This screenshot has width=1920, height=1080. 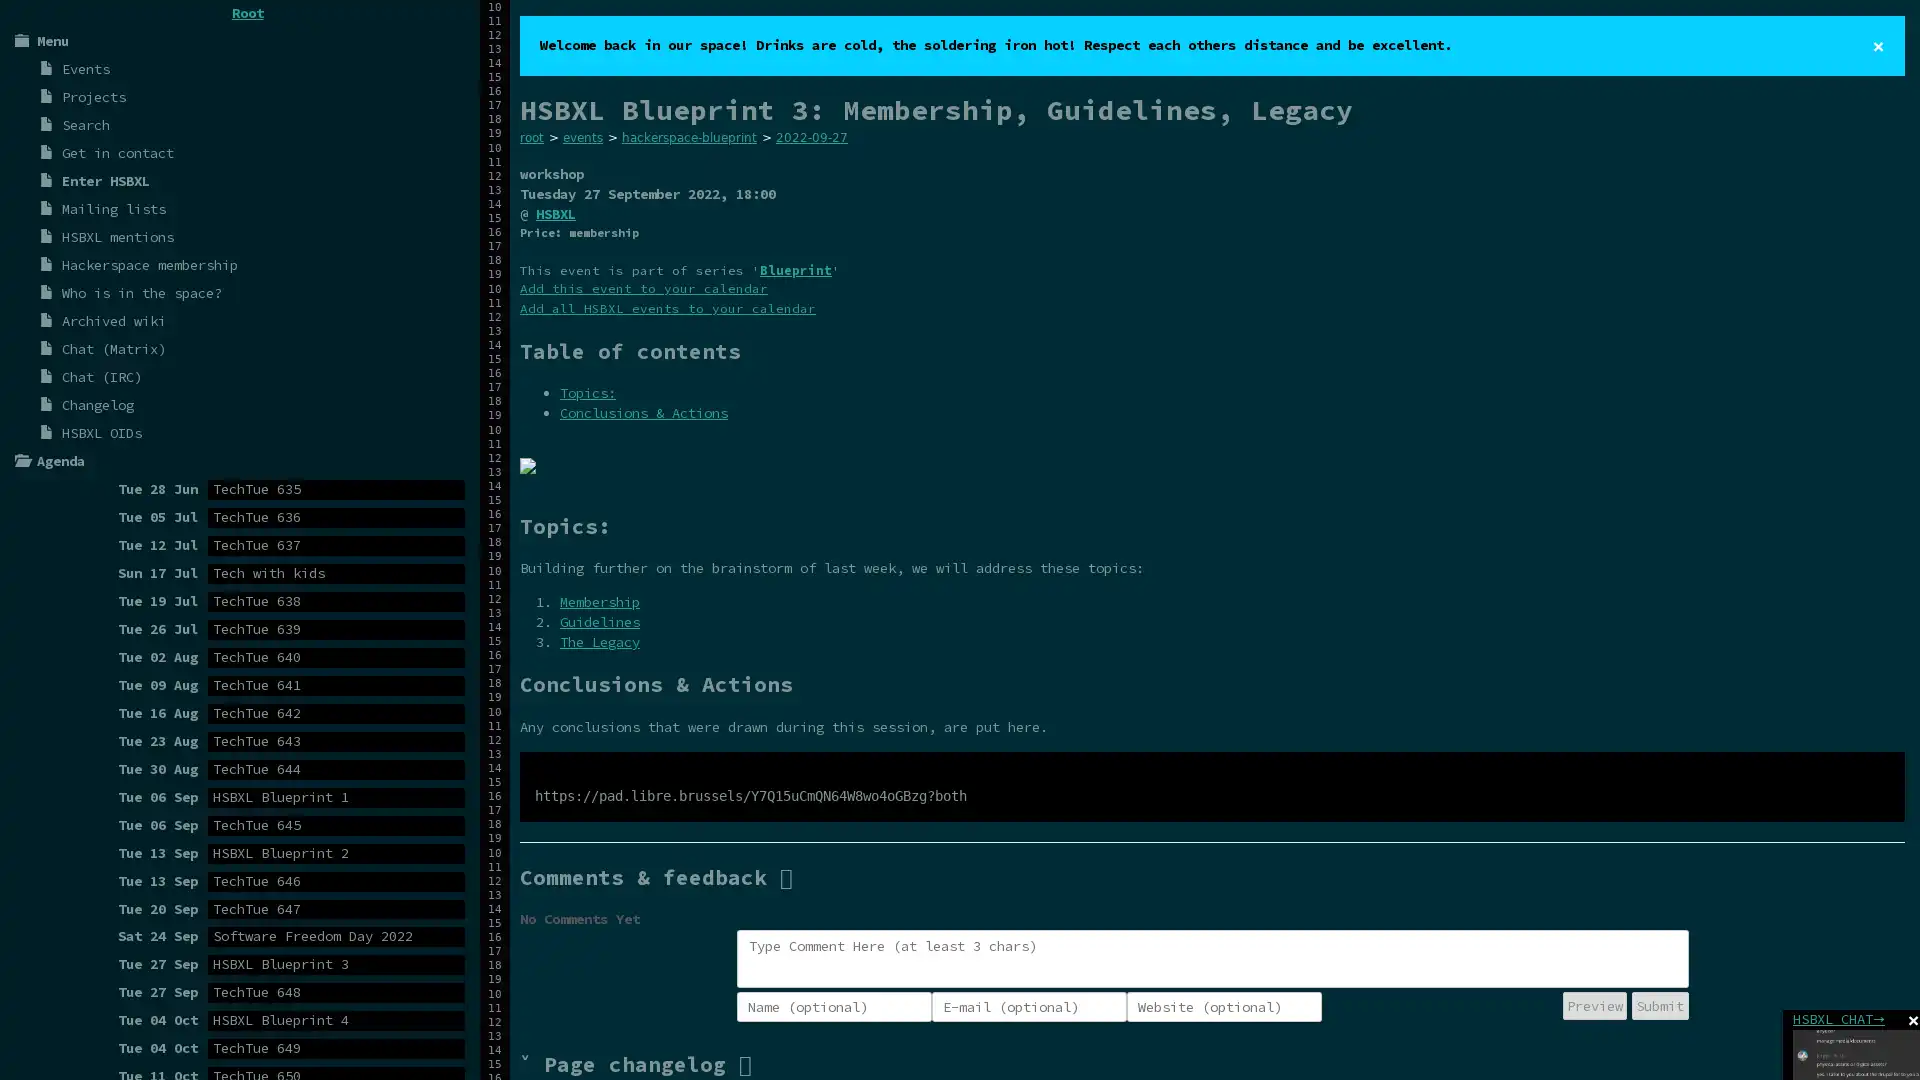 I want to click on Preview, so click(x=1593, y=1006).